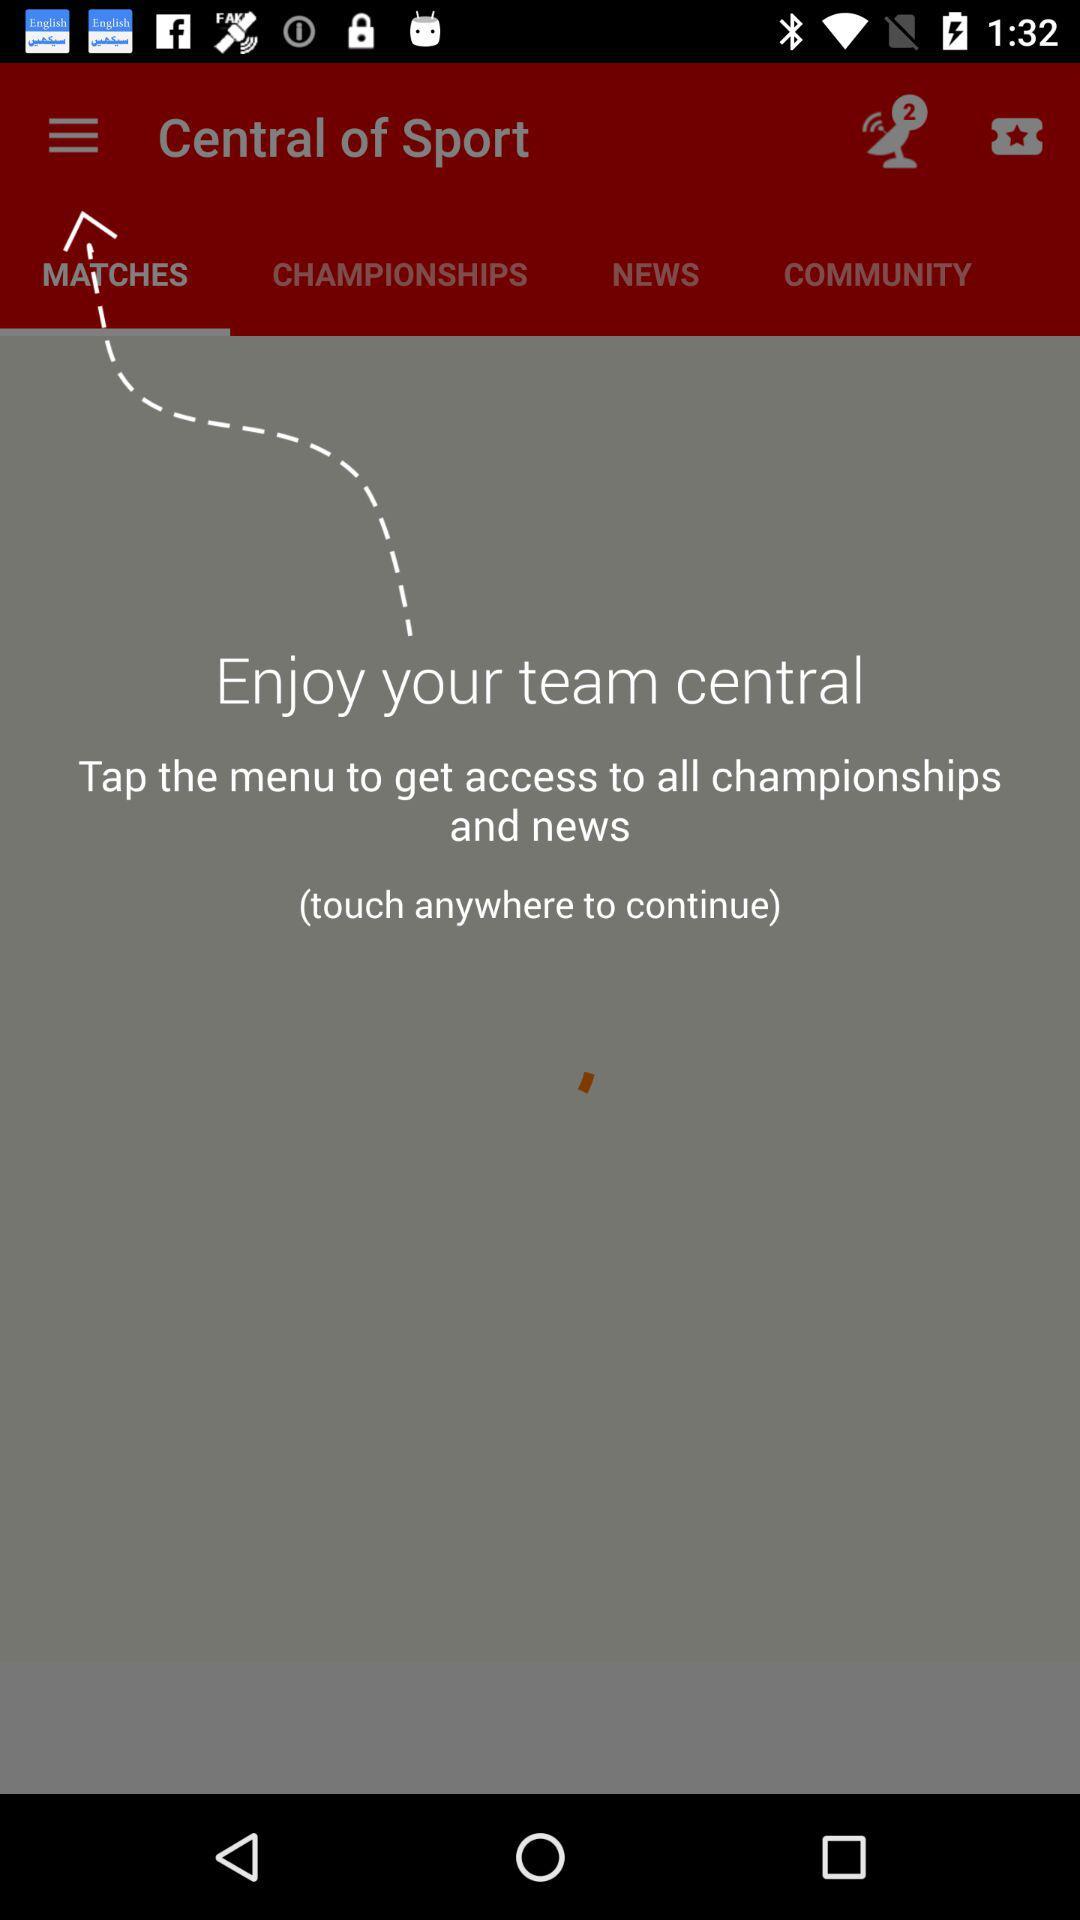 The image size is (1080, 1920). Describe the element at coordinates (540, 691) in the screenshot. I see `enjoy your team icon` at that location.